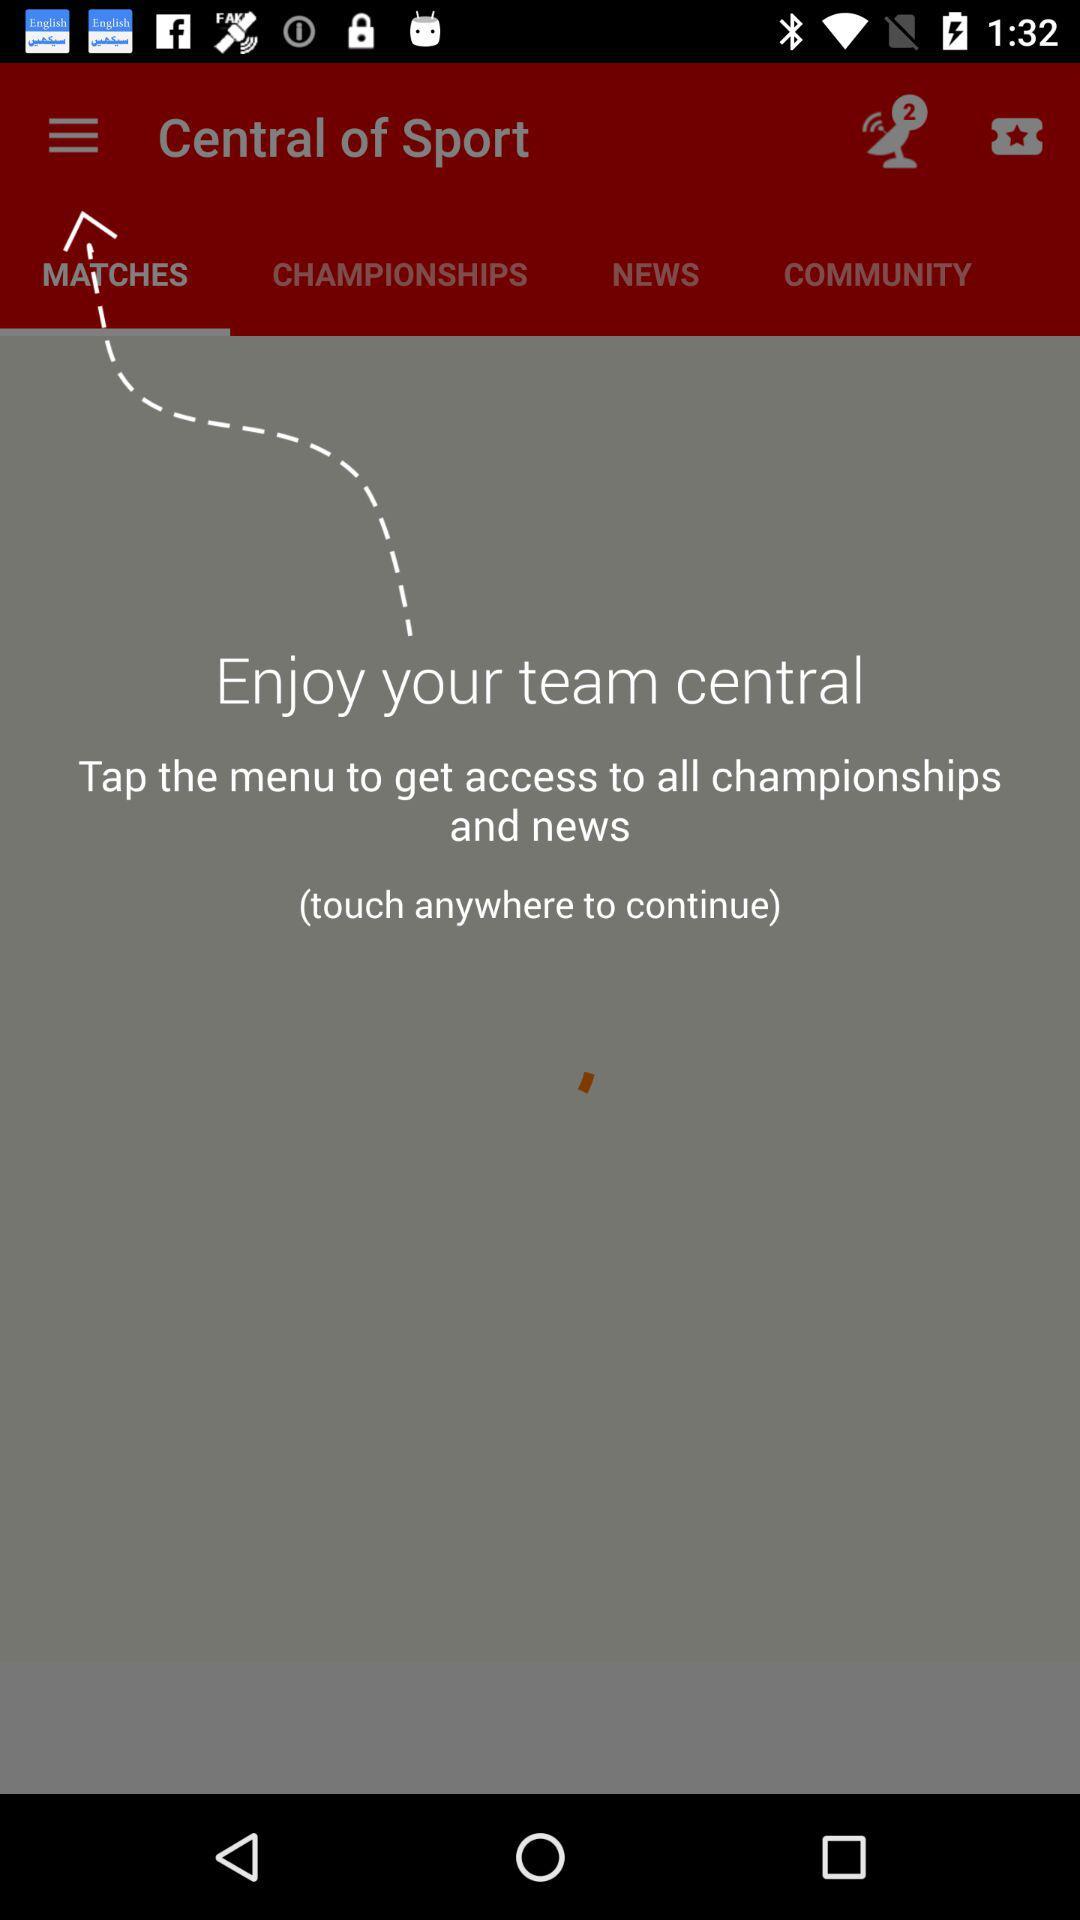 The image size is (1080, 1920). Describe the element at coordinates (540, 691) in the screenshot. I see `enjoy your team icon` at that location.